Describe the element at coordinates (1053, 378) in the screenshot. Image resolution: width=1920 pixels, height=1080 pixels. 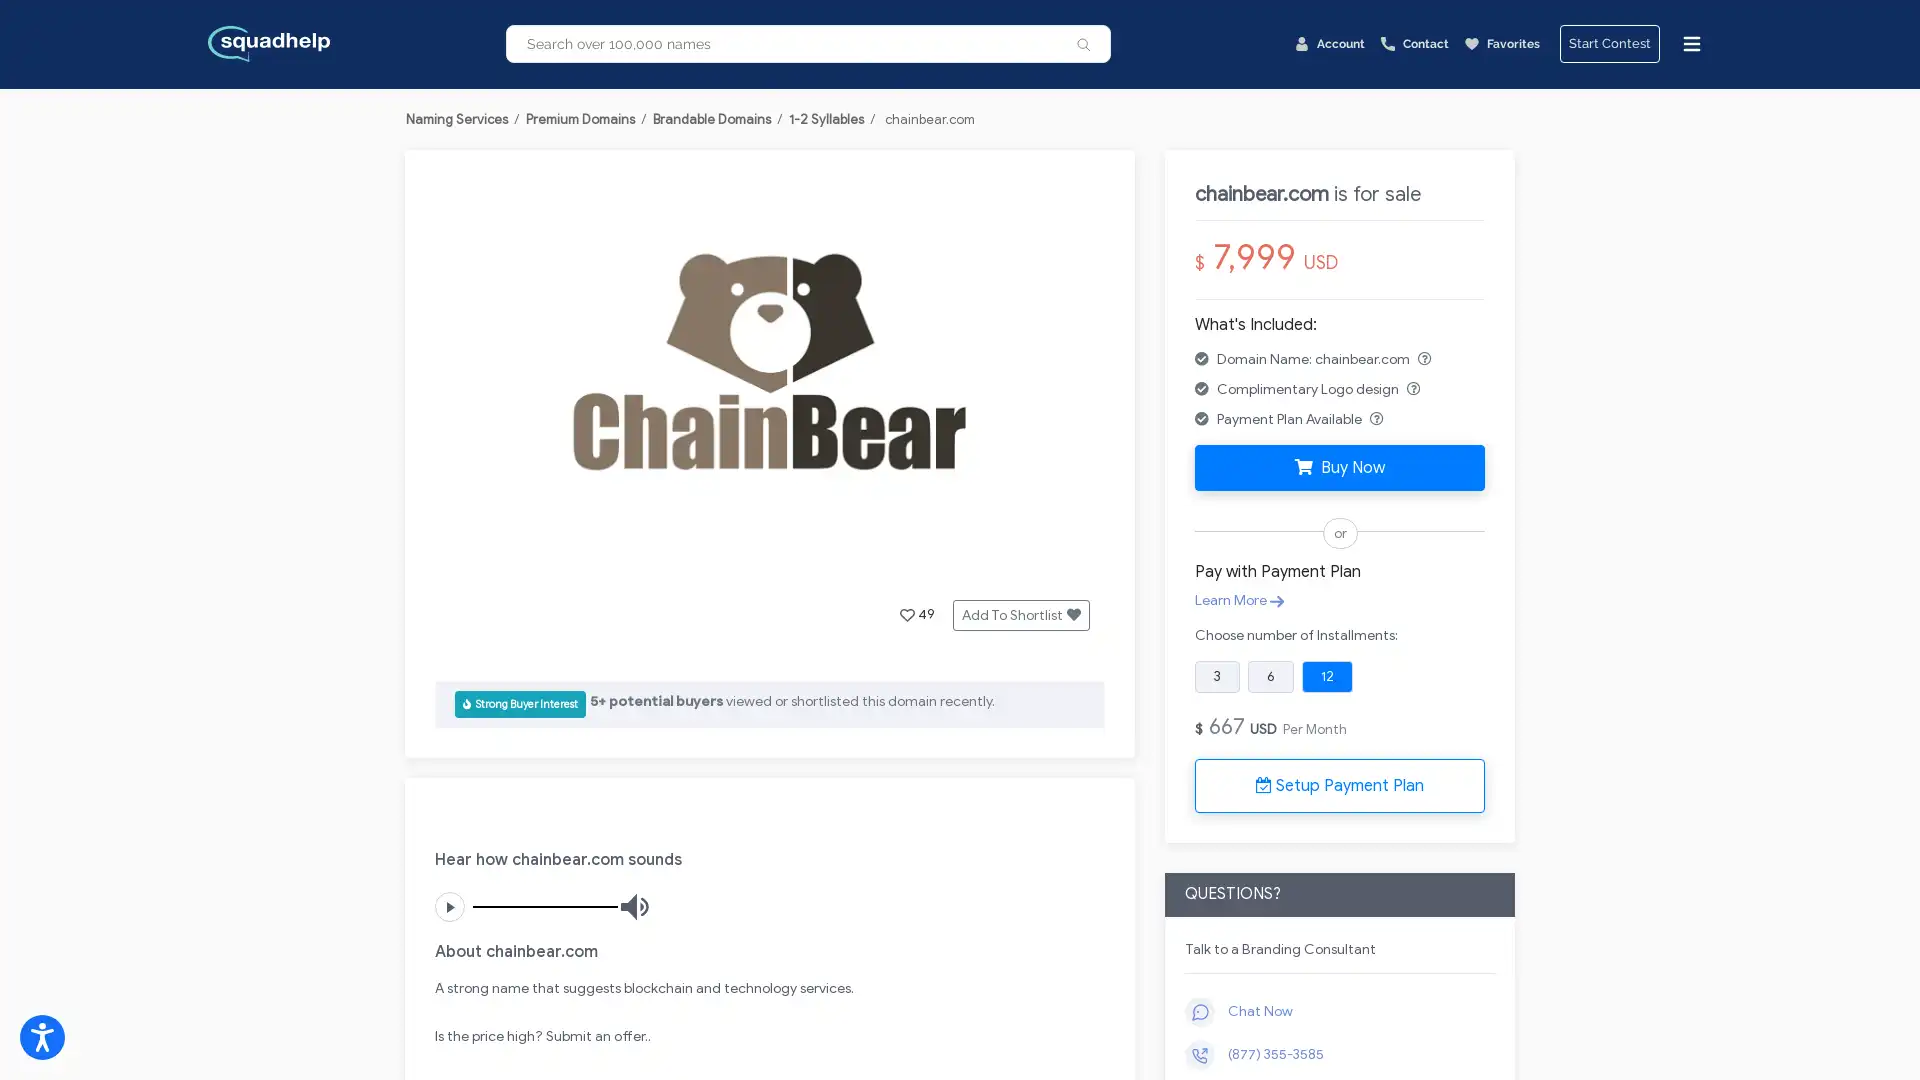
I see `Next` at that location.